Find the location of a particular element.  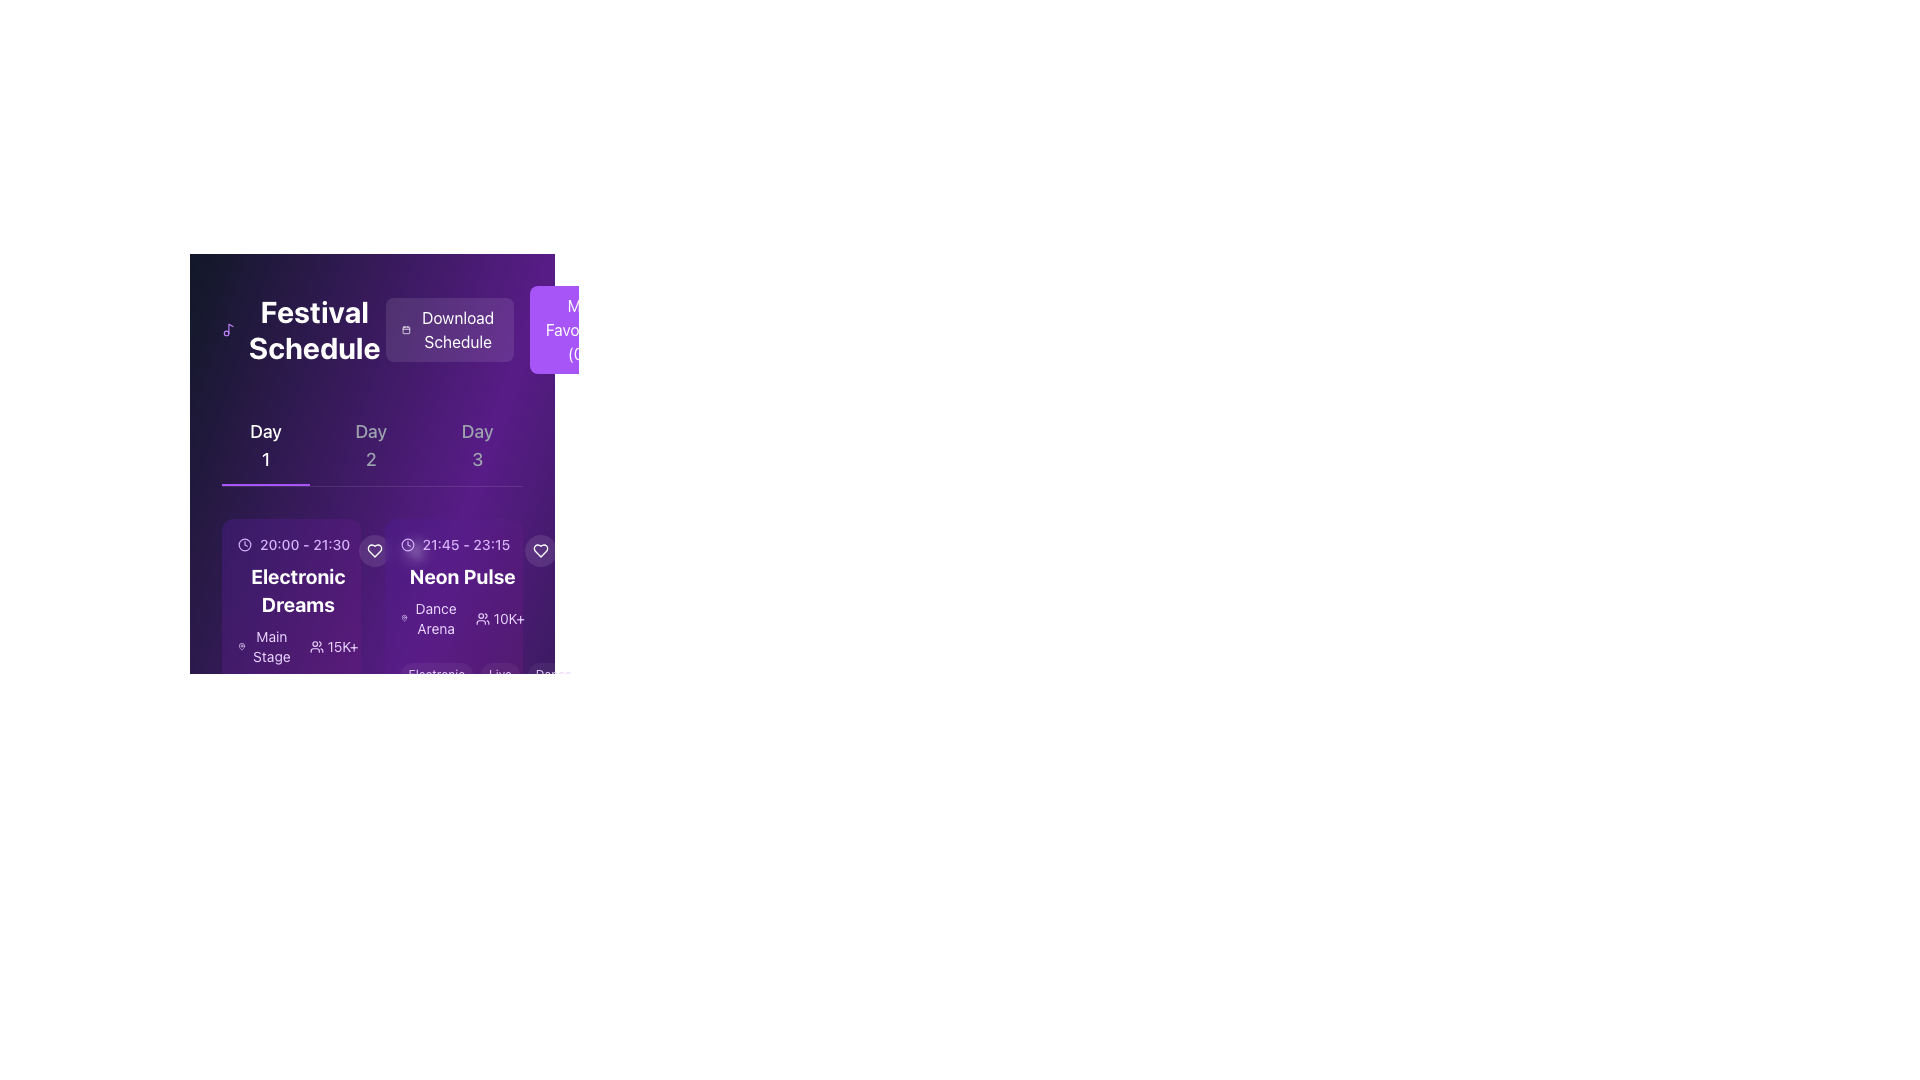

the share icon located at the center of the rounded button on the schedule card for the 'Neon Pulse' event to share the event details is located at coordinates (413, 551).